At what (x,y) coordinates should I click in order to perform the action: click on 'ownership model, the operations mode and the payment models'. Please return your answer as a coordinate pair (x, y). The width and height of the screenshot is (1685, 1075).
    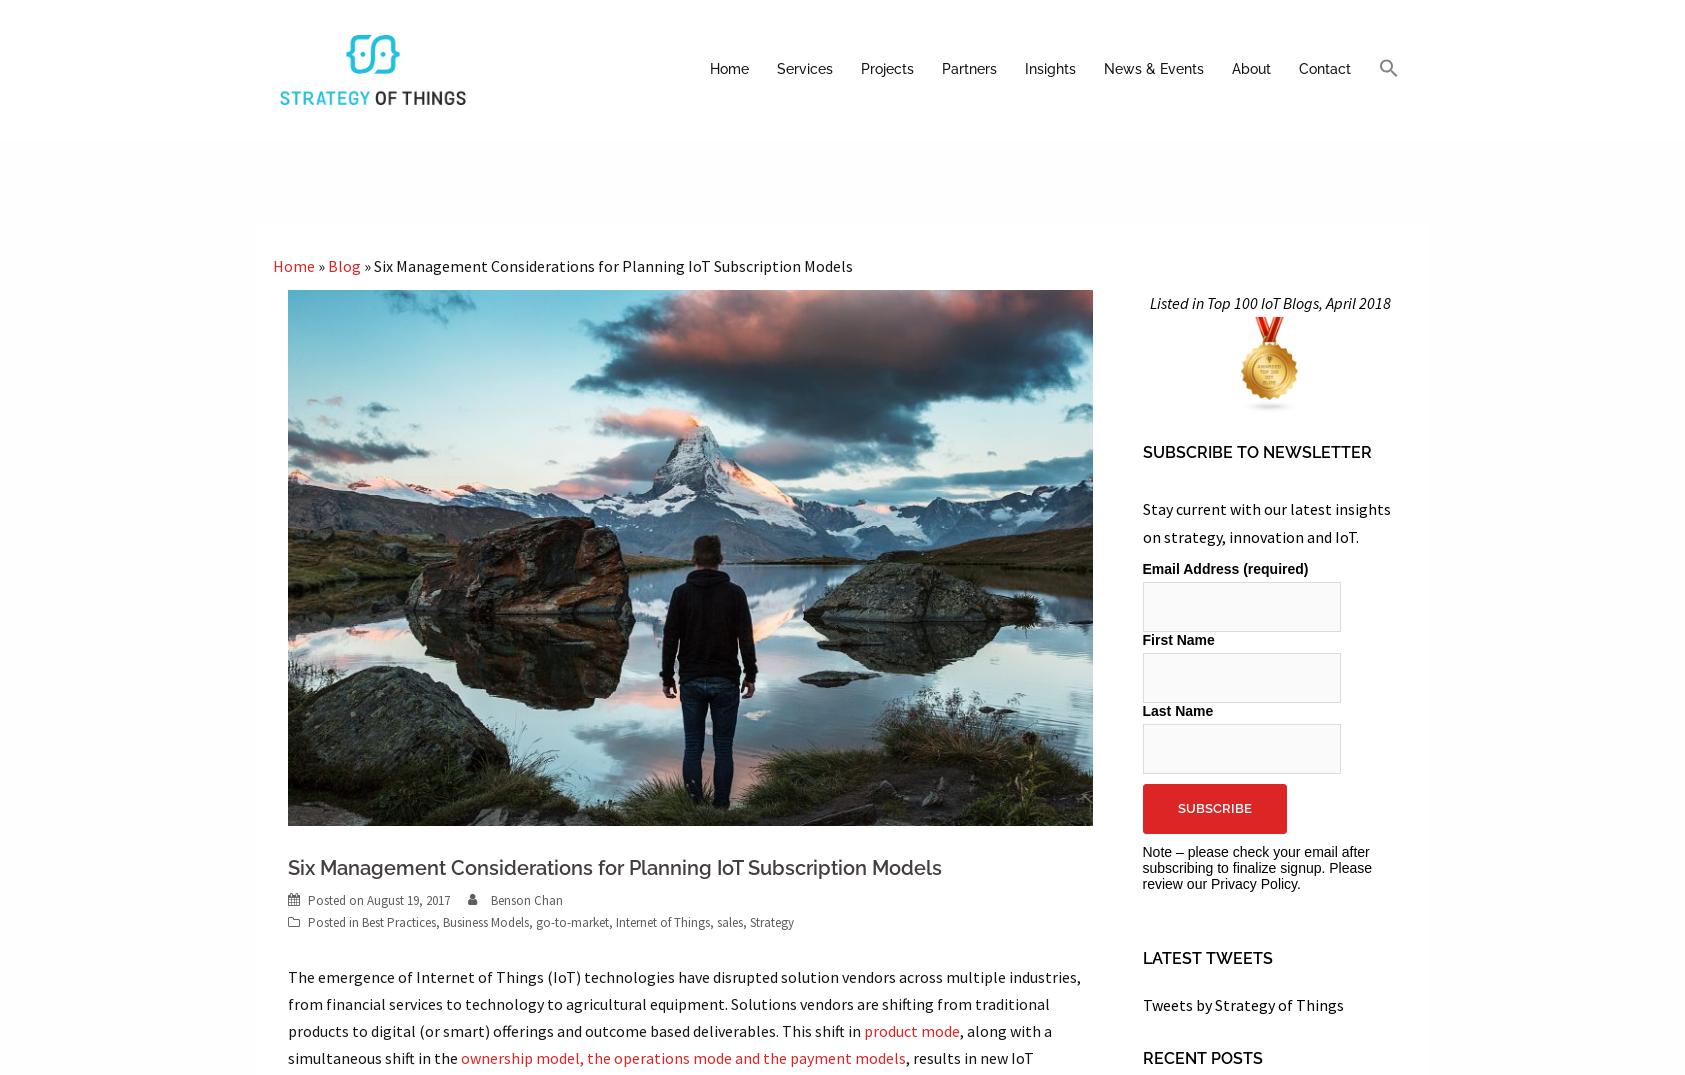
    Looking at the image, I should click on (681, 1058).